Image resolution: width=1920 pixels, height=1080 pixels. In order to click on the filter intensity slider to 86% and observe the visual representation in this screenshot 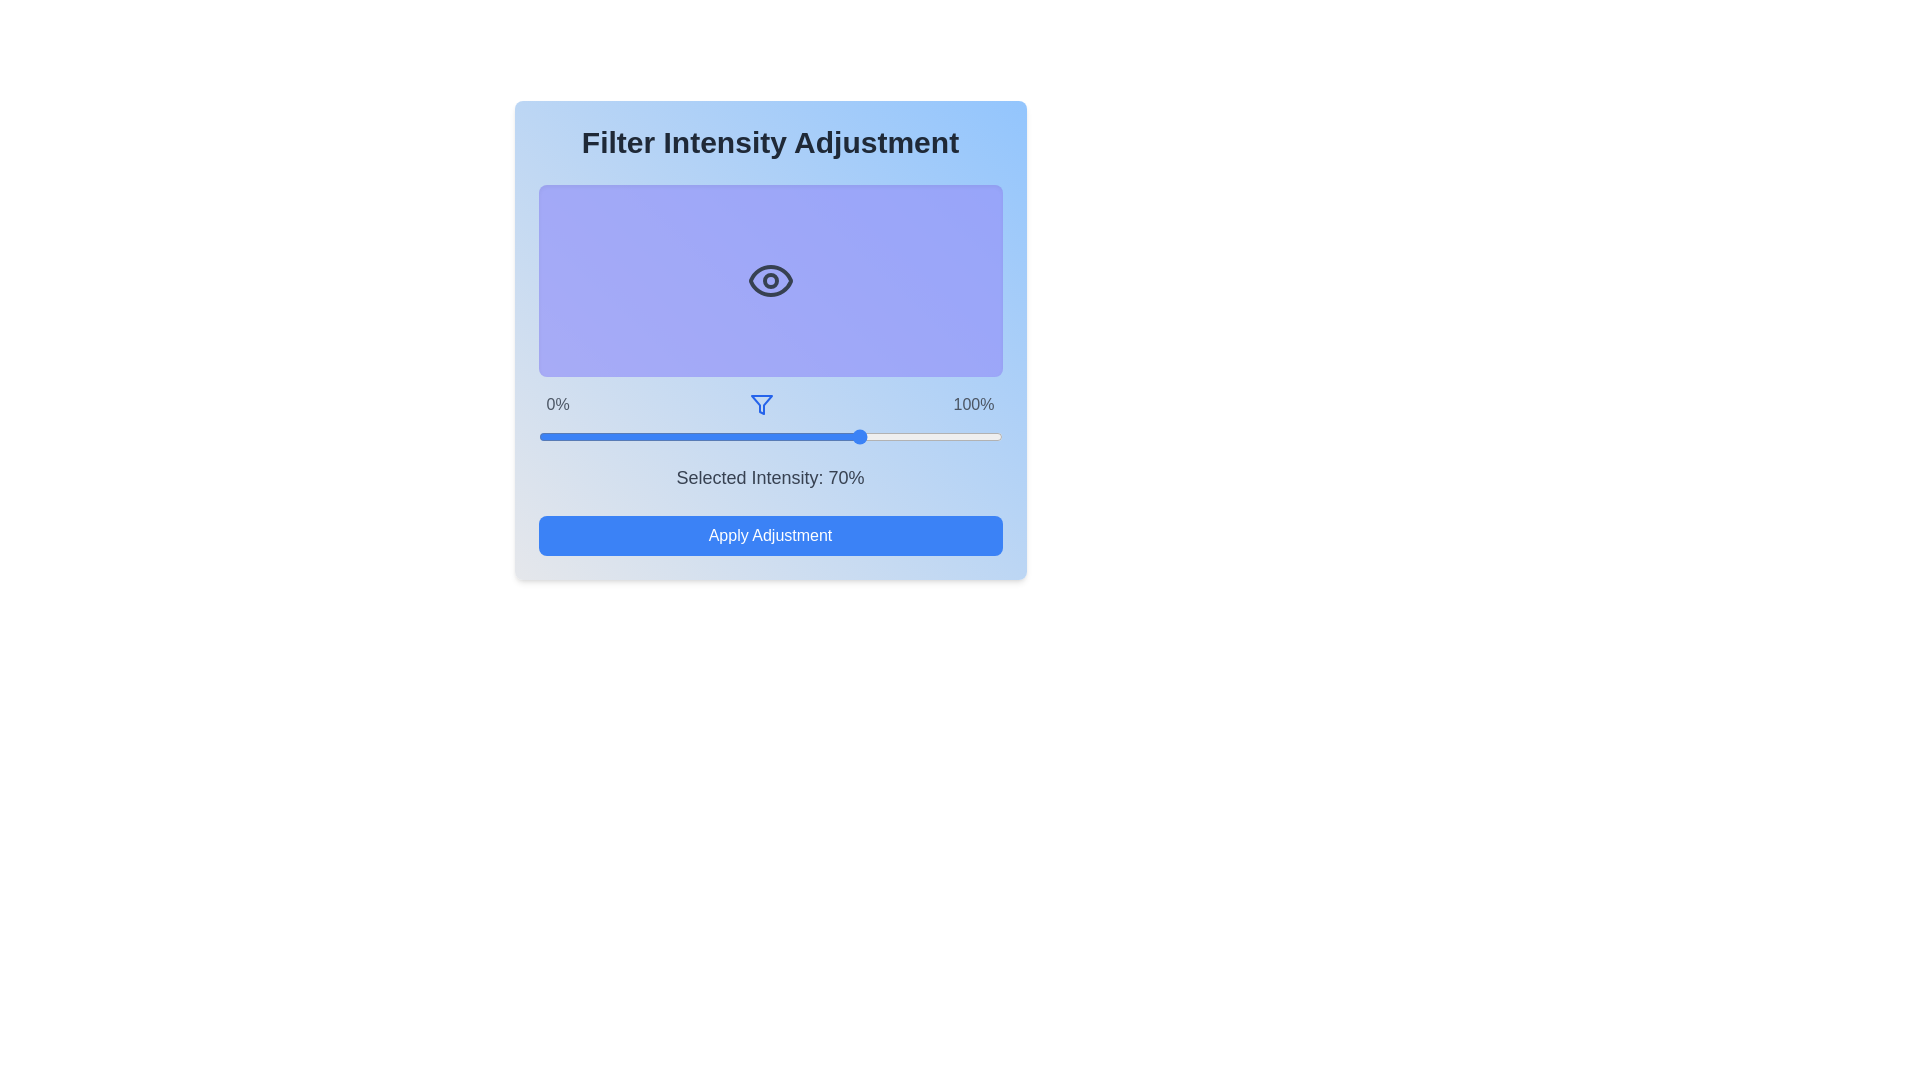, I will do `click(936, 435)`.